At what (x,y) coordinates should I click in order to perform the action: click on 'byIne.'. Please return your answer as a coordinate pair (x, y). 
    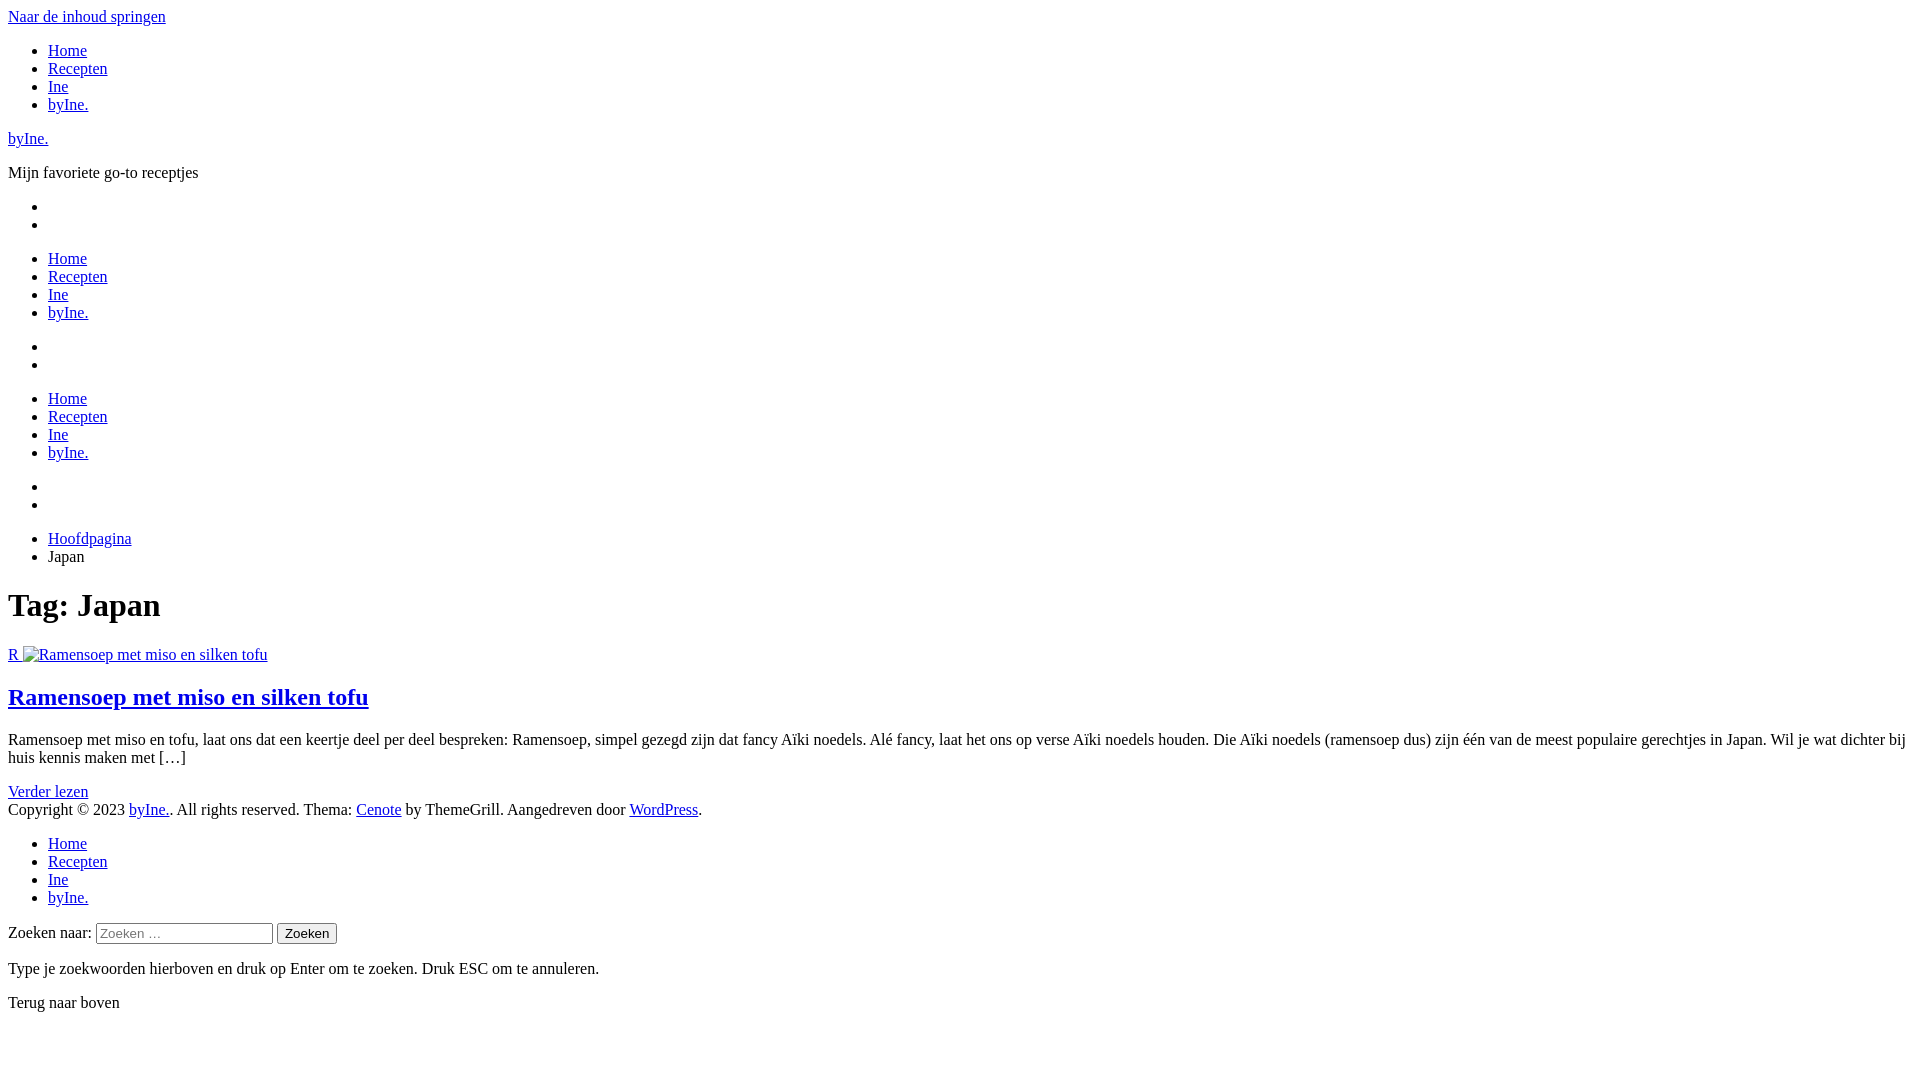
    Looking at the image, I should click on (147, 808).